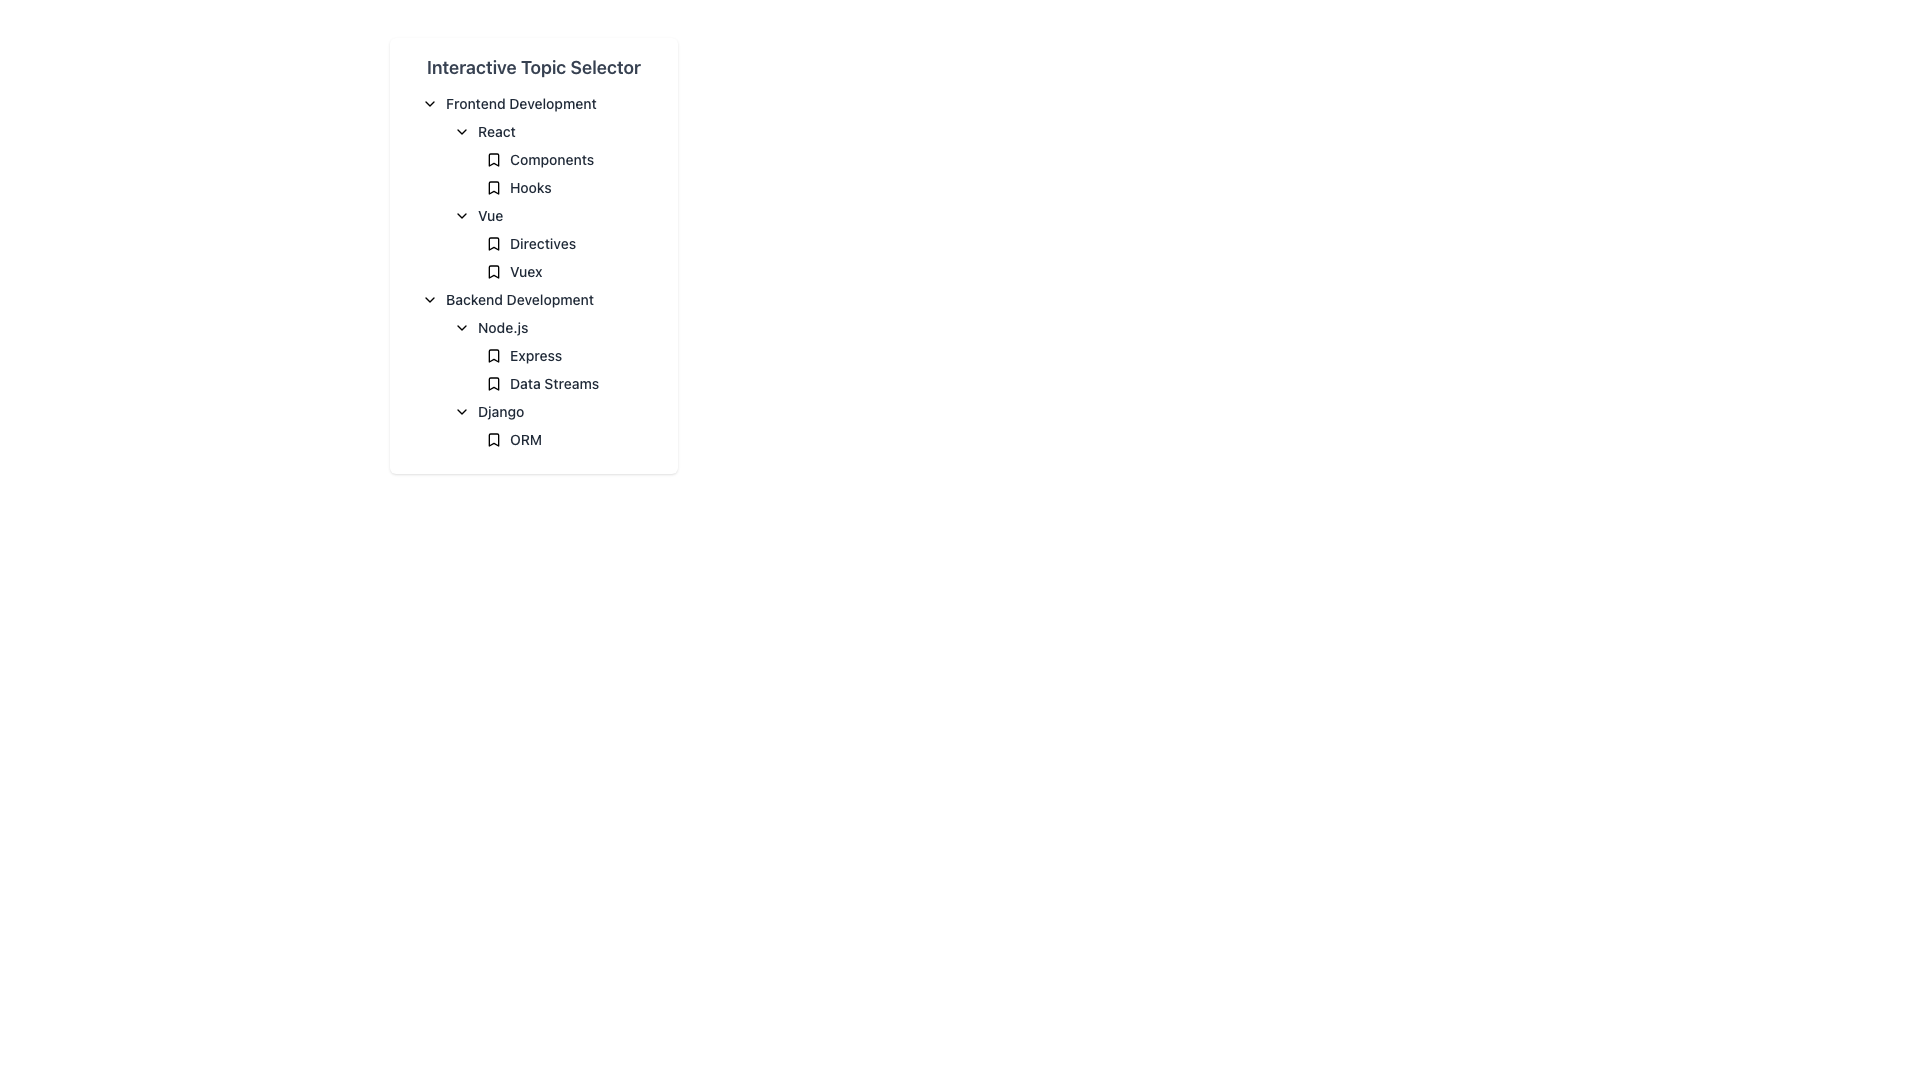  Describe the element at coordinates (494, 354) in the screenshot. I see `the bookmark icon located to the left of the 'Express' label text in the 'Backend Development' section of the menu` at that location.